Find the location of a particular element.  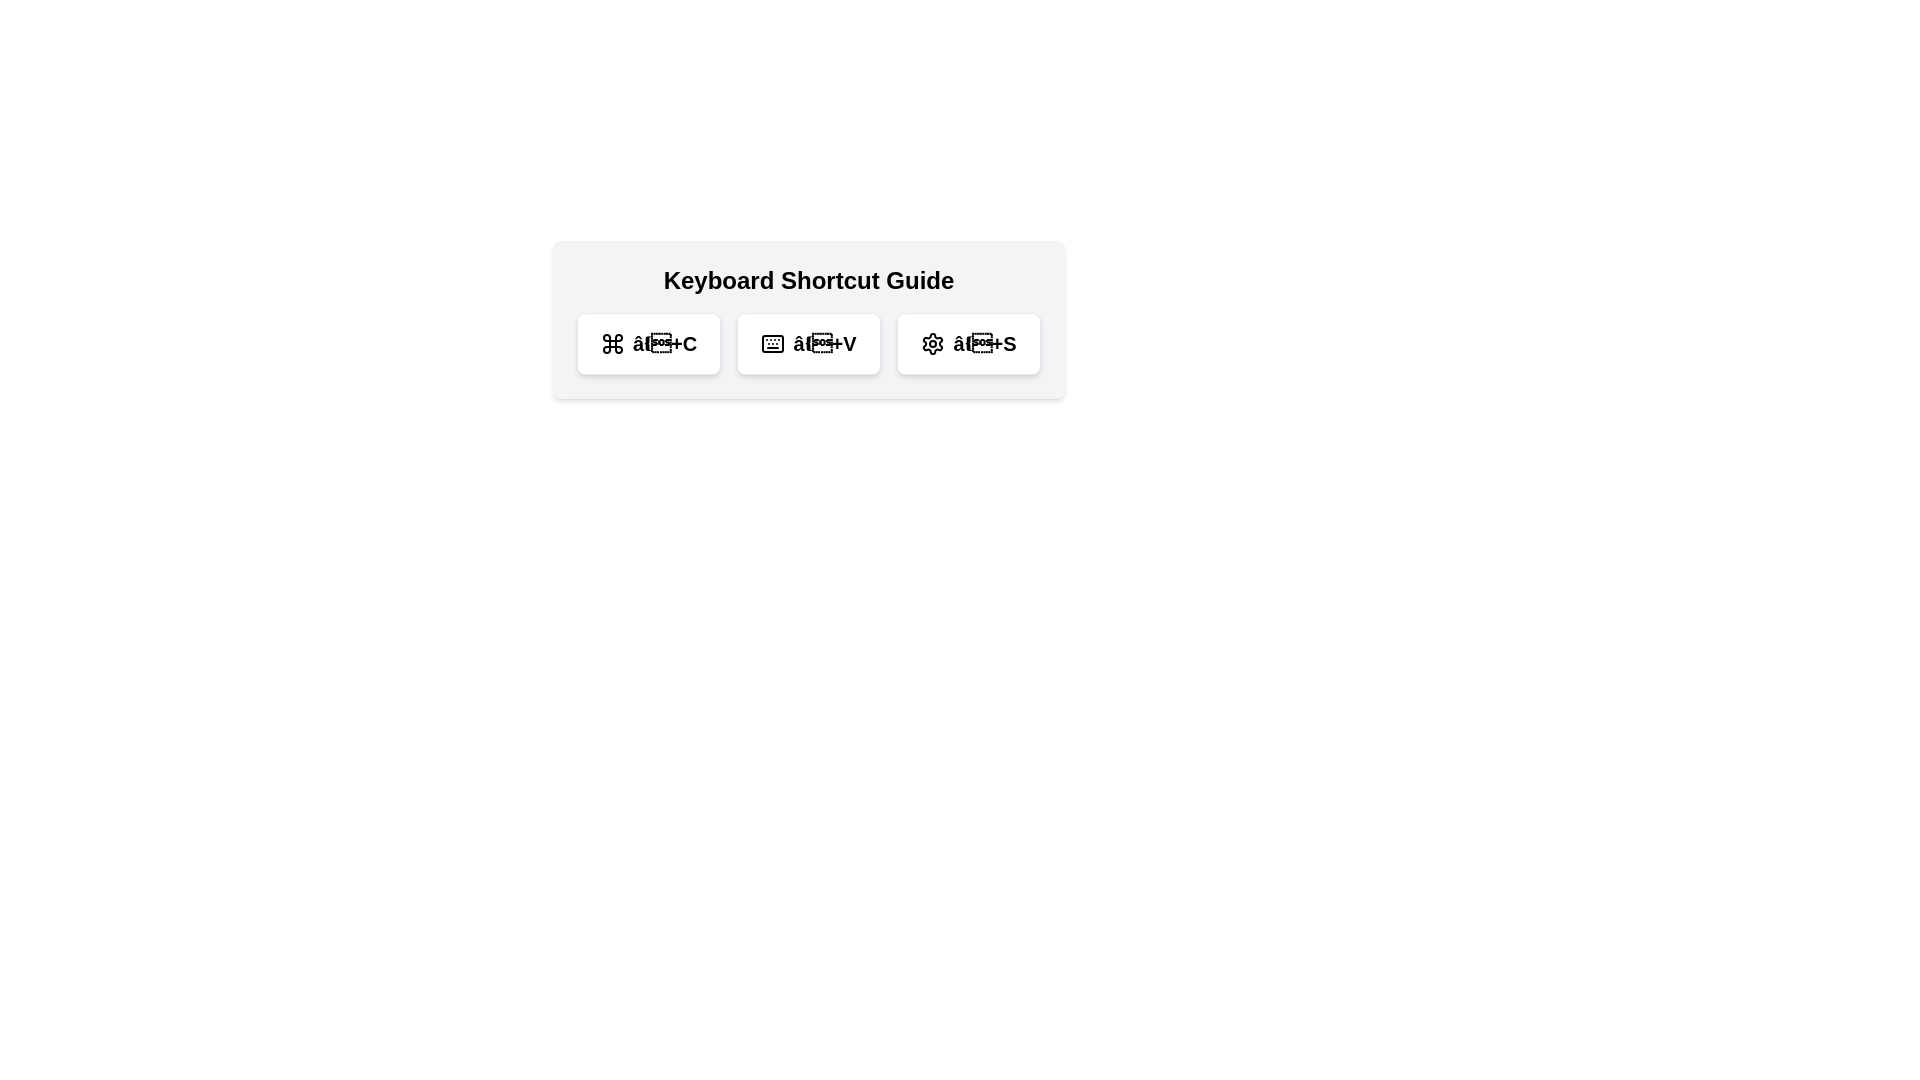

the keyboard shortcut guide button that visually represents the command '⌘+V' is located at coordinates (809, 342).